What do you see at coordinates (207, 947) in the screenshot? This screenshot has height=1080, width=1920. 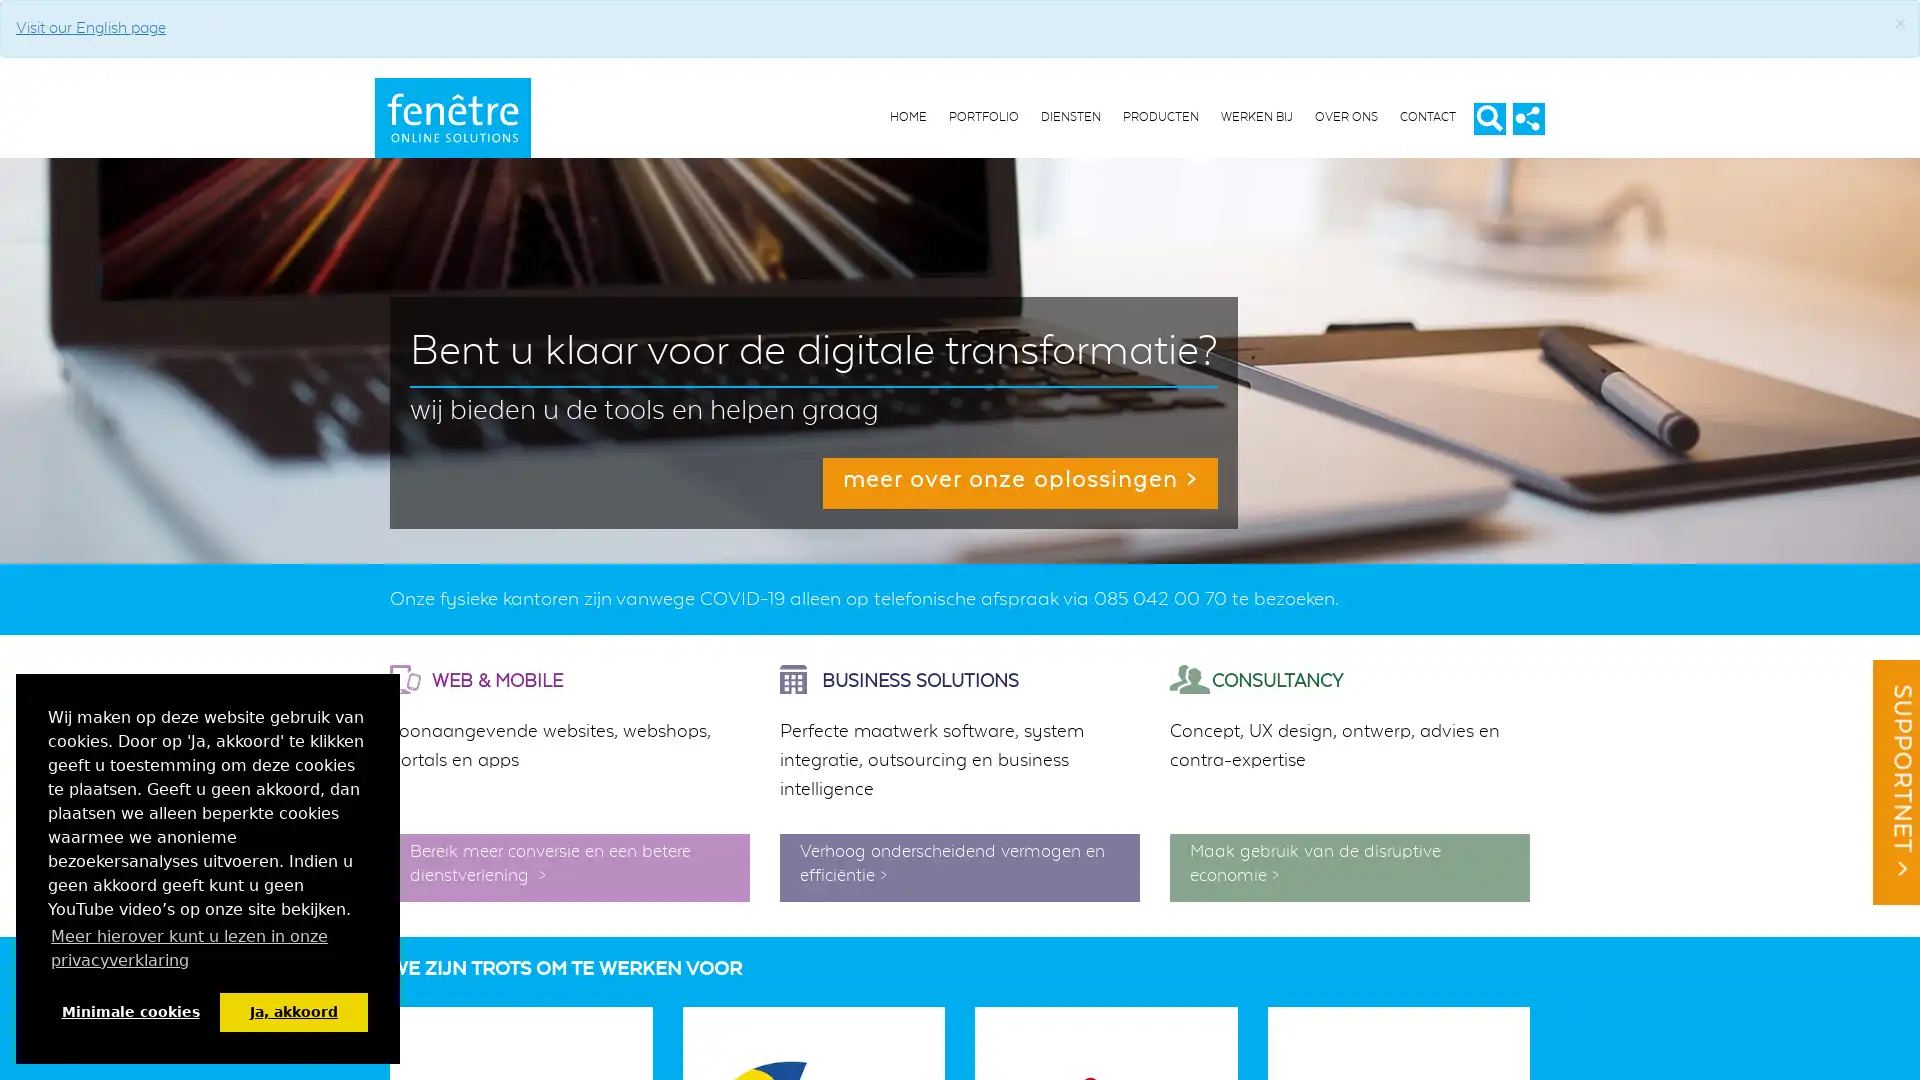 I see `learn more about cookies` at bounding box center [207, 947].